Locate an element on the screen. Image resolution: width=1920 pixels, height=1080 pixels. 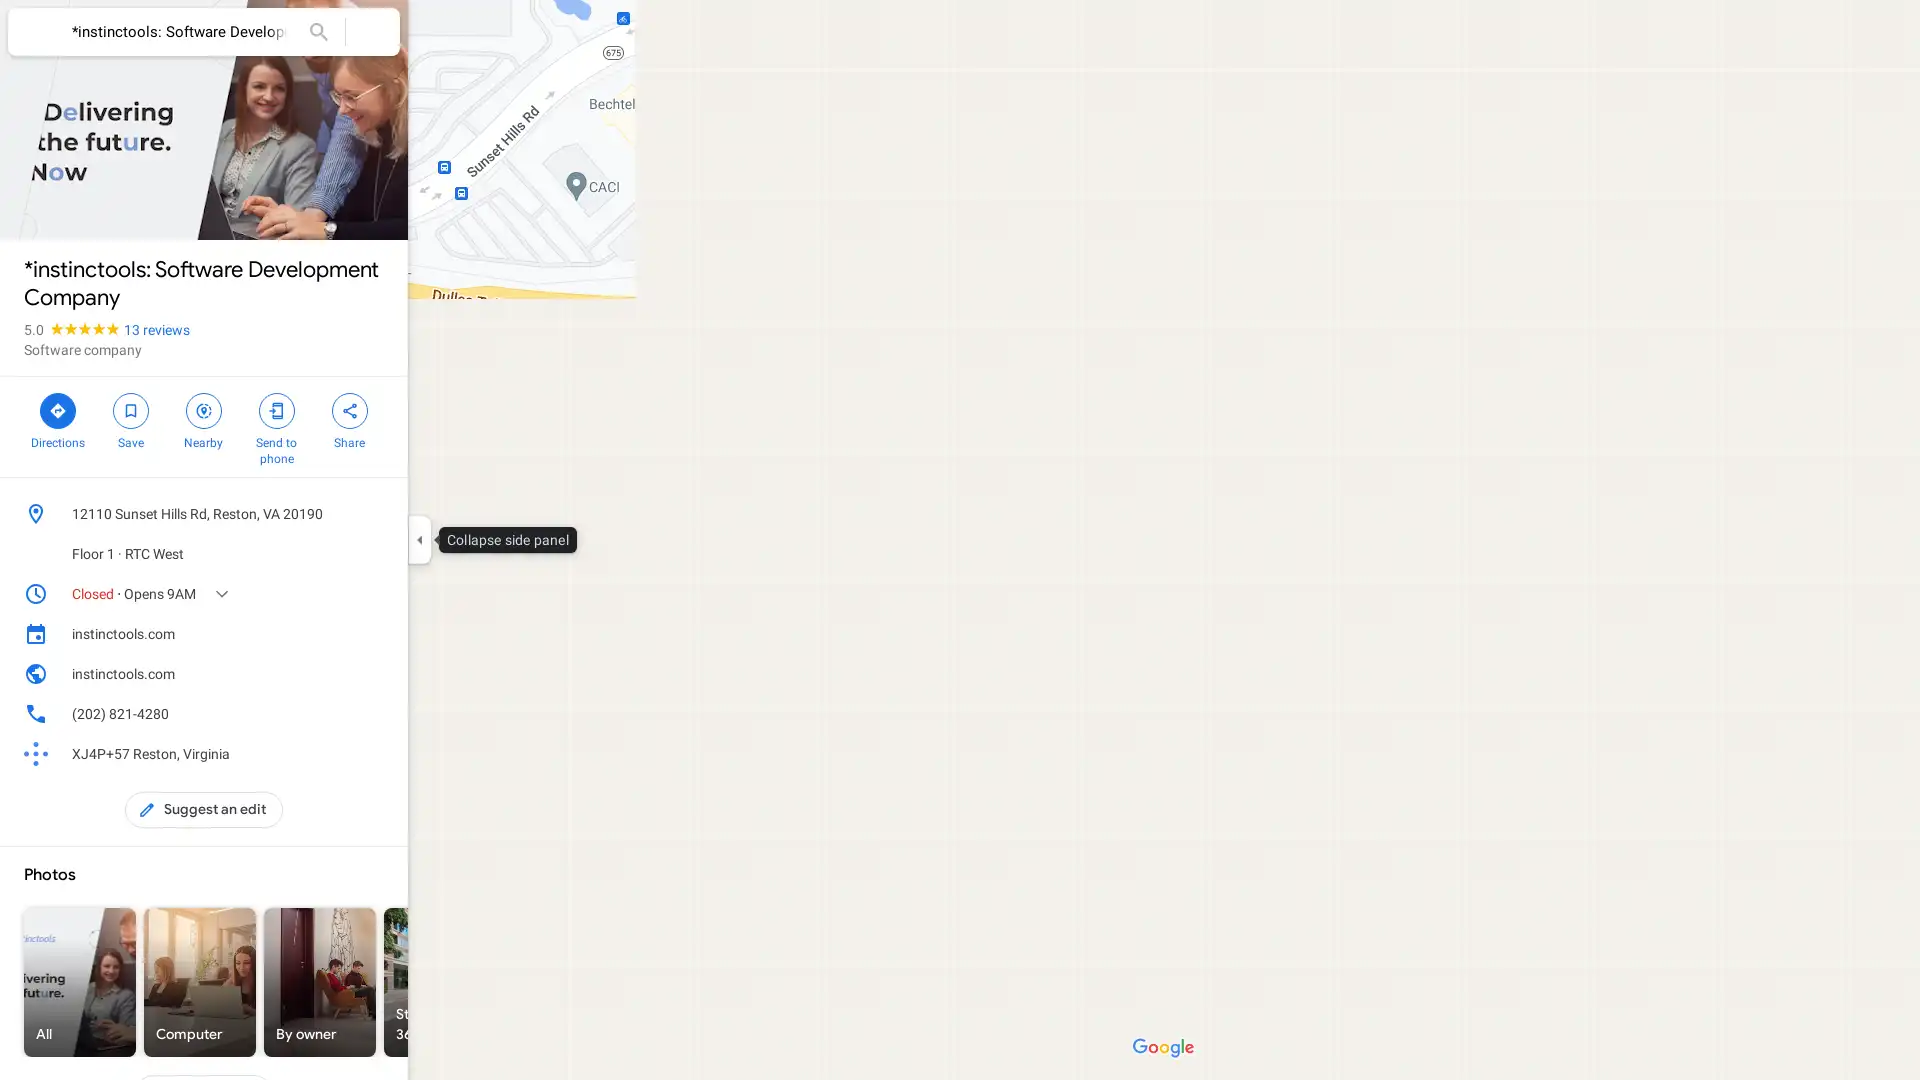
Share *instinctools: Software Development Company is located at coordinates (349, 418).